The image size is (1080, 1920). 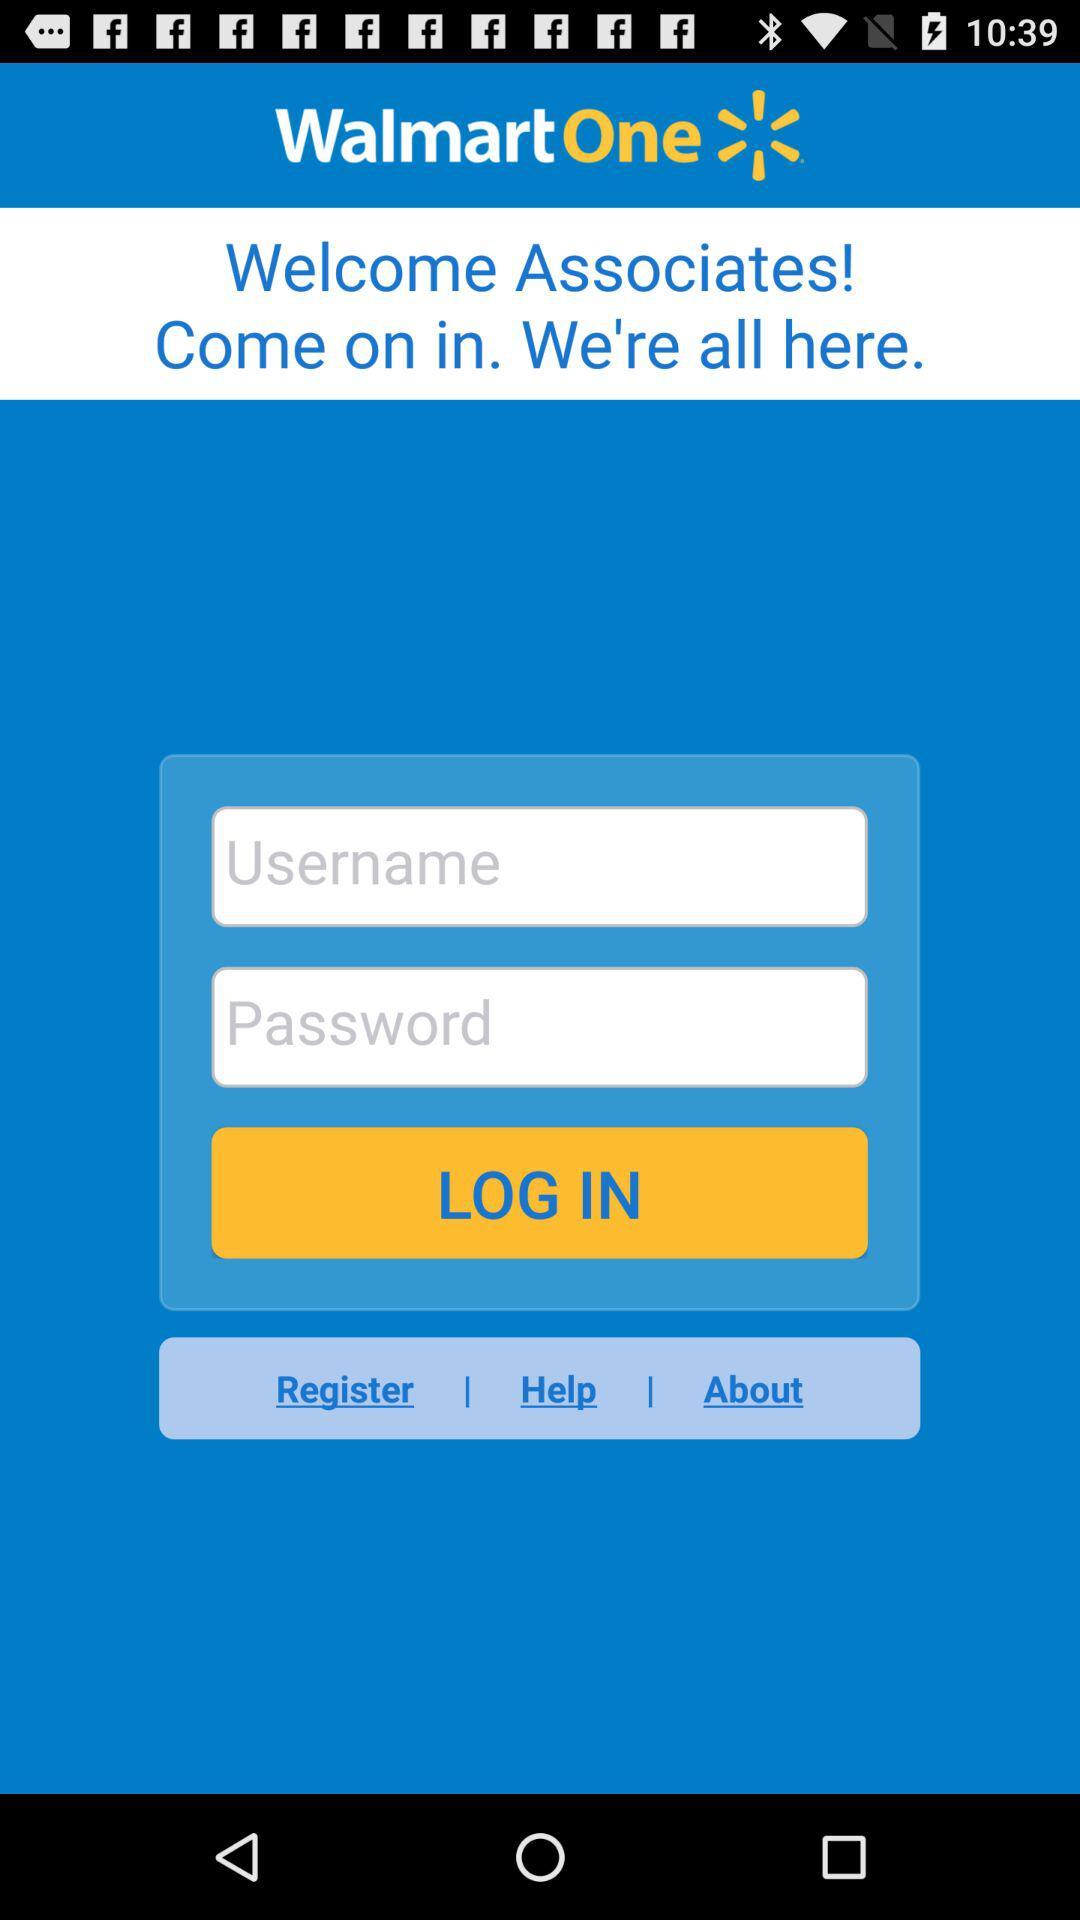 What do you see at coordinates (740, 1387) in the screenshot?
I see `item next to the | item` at bounding box center [740, 1387].